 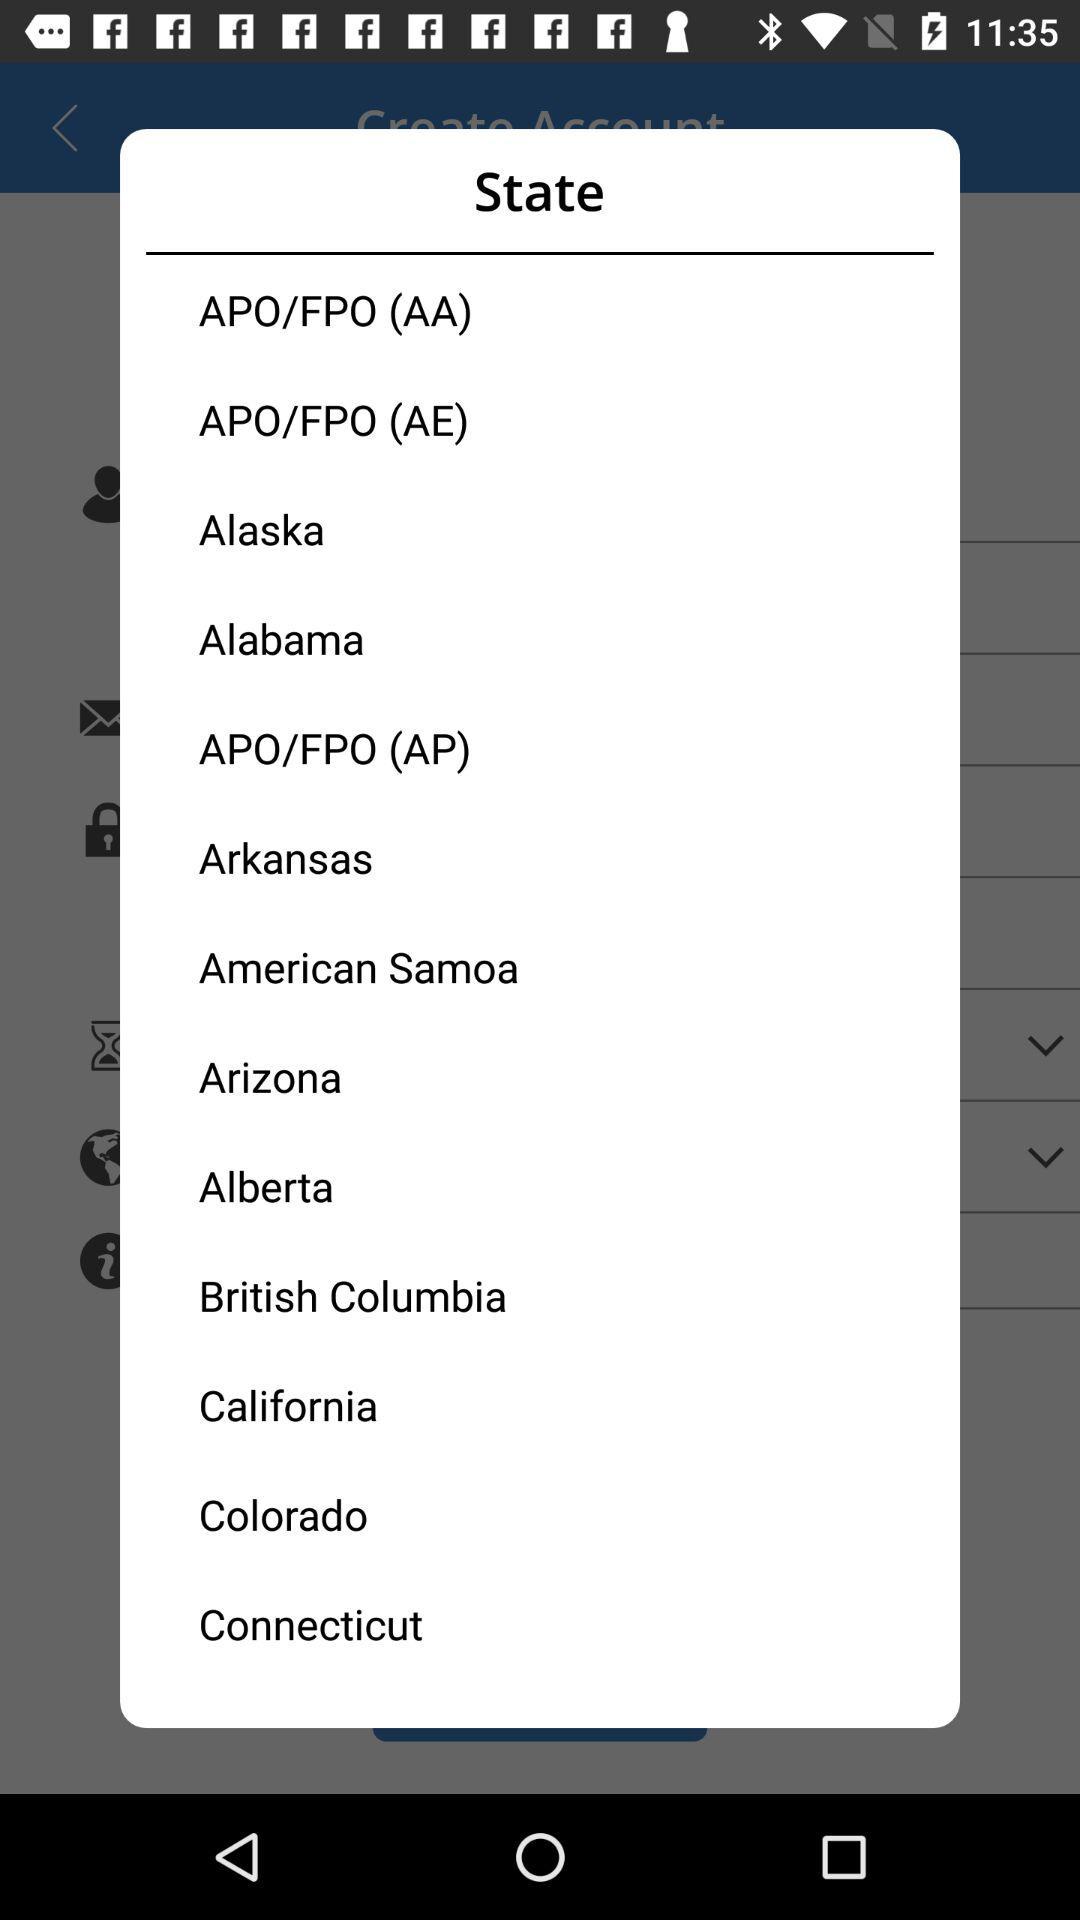 What do you see at coordinates (369, 528) in the screenshot?
I see `the alaska icon` at bounding box center [369, 528].